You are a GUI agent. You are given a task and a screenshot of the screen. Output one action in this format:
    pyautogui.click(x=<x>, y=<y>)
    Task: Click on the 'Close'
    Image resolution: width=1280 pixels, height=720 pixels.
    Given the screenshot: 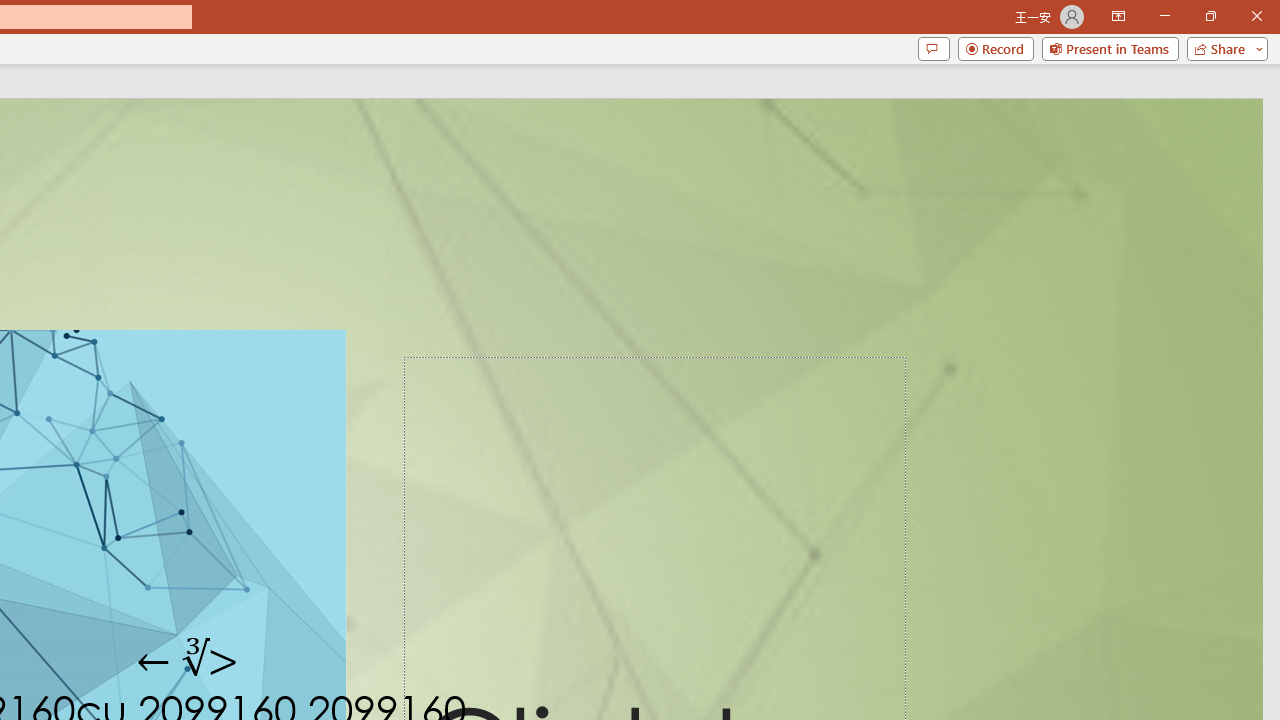 What is the action you would take?
    pyautogui.click(x=1255, y=16)
    